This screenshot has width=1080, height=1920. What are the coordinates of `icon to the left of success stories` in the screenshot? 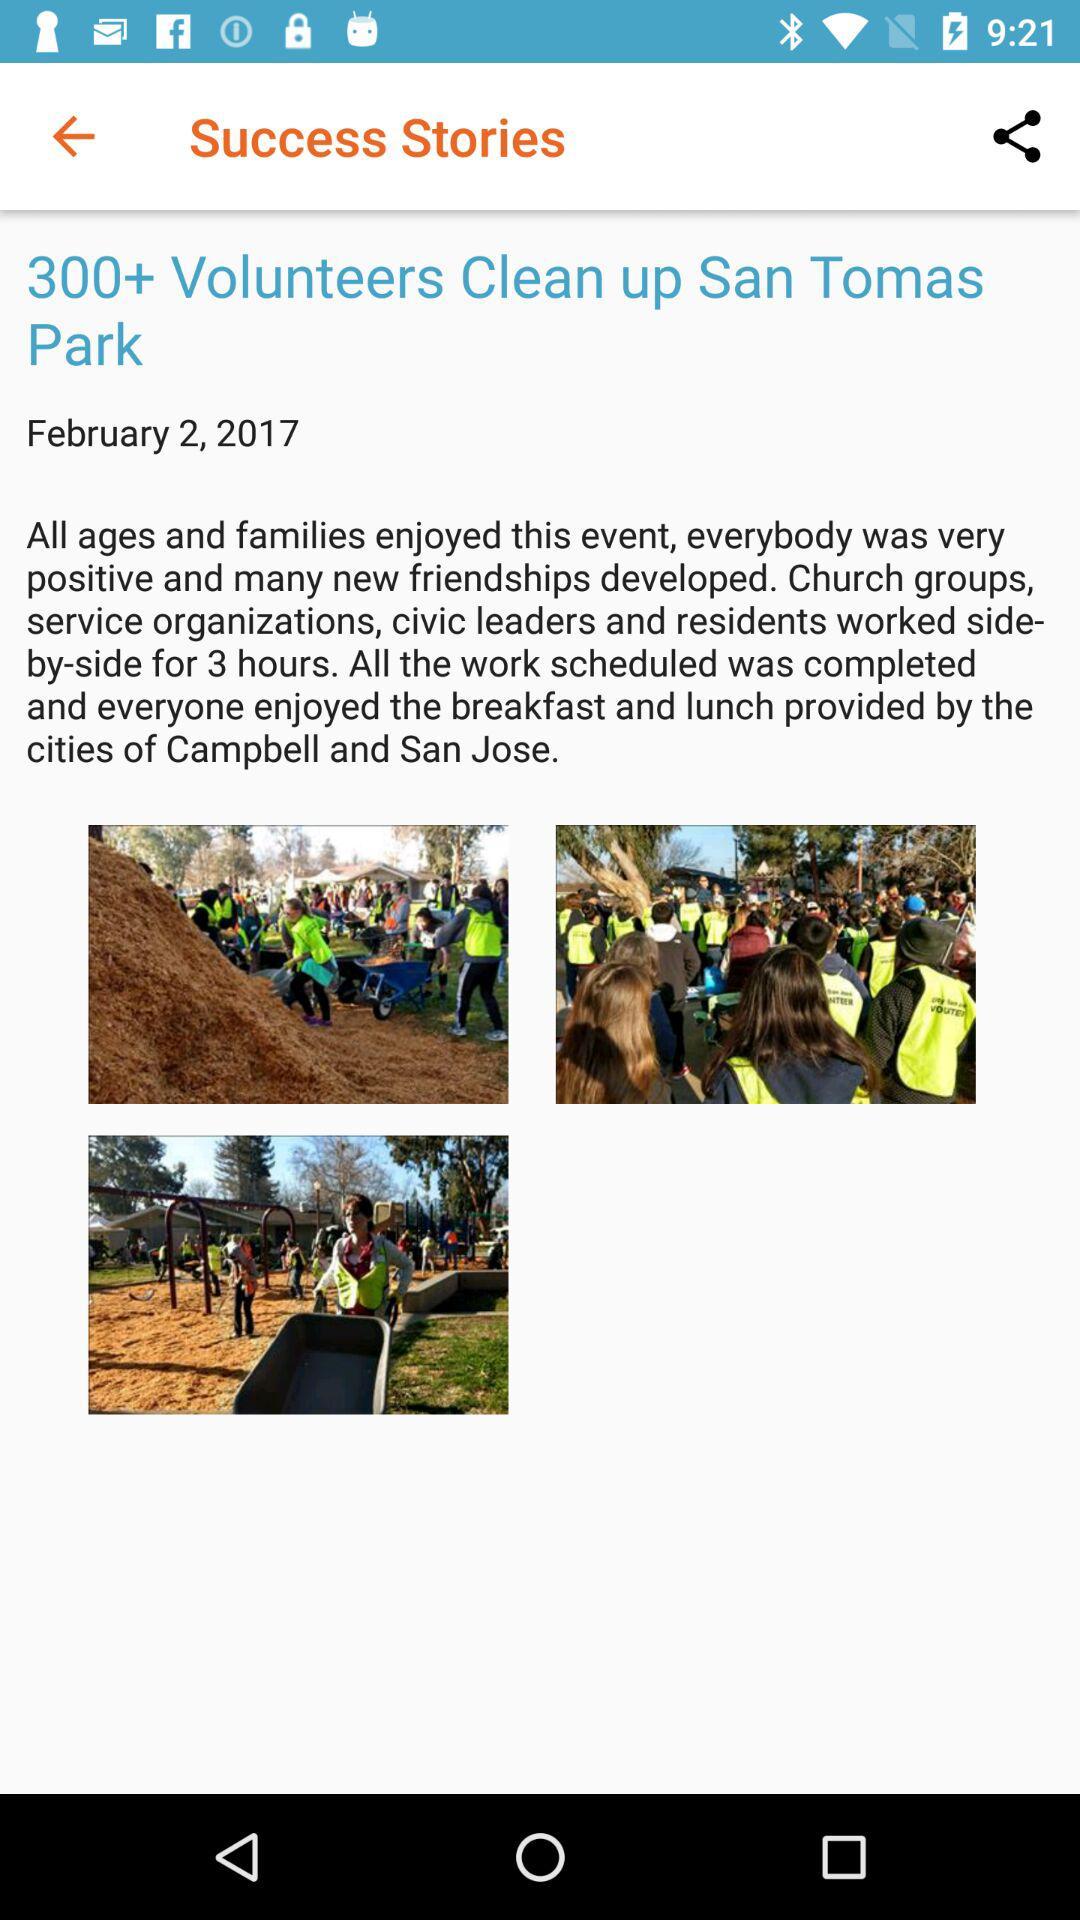 It's located at (72, 135).